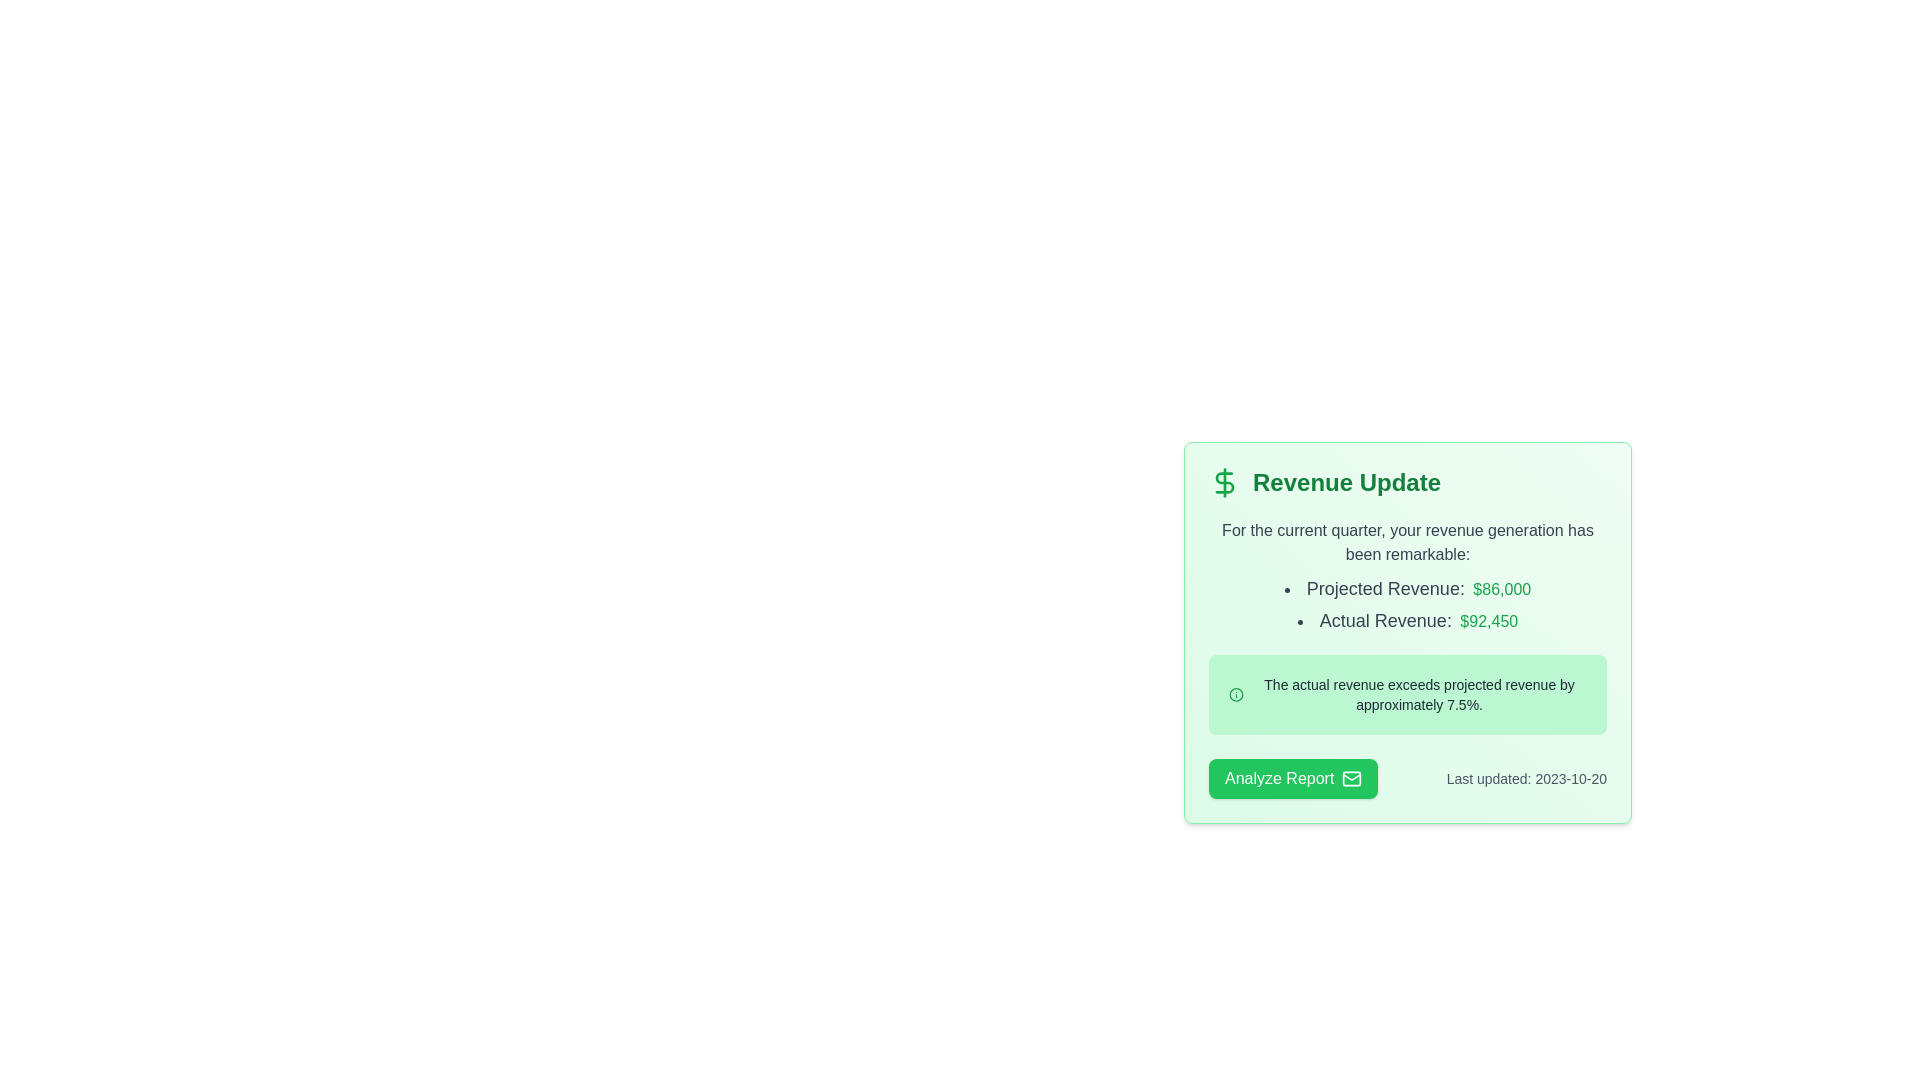  I want to click on the text label displaying 'Actual Revenue:' which is styled as a header and is located in the light green content box under 'Revenue Update', so click(1384, 620).